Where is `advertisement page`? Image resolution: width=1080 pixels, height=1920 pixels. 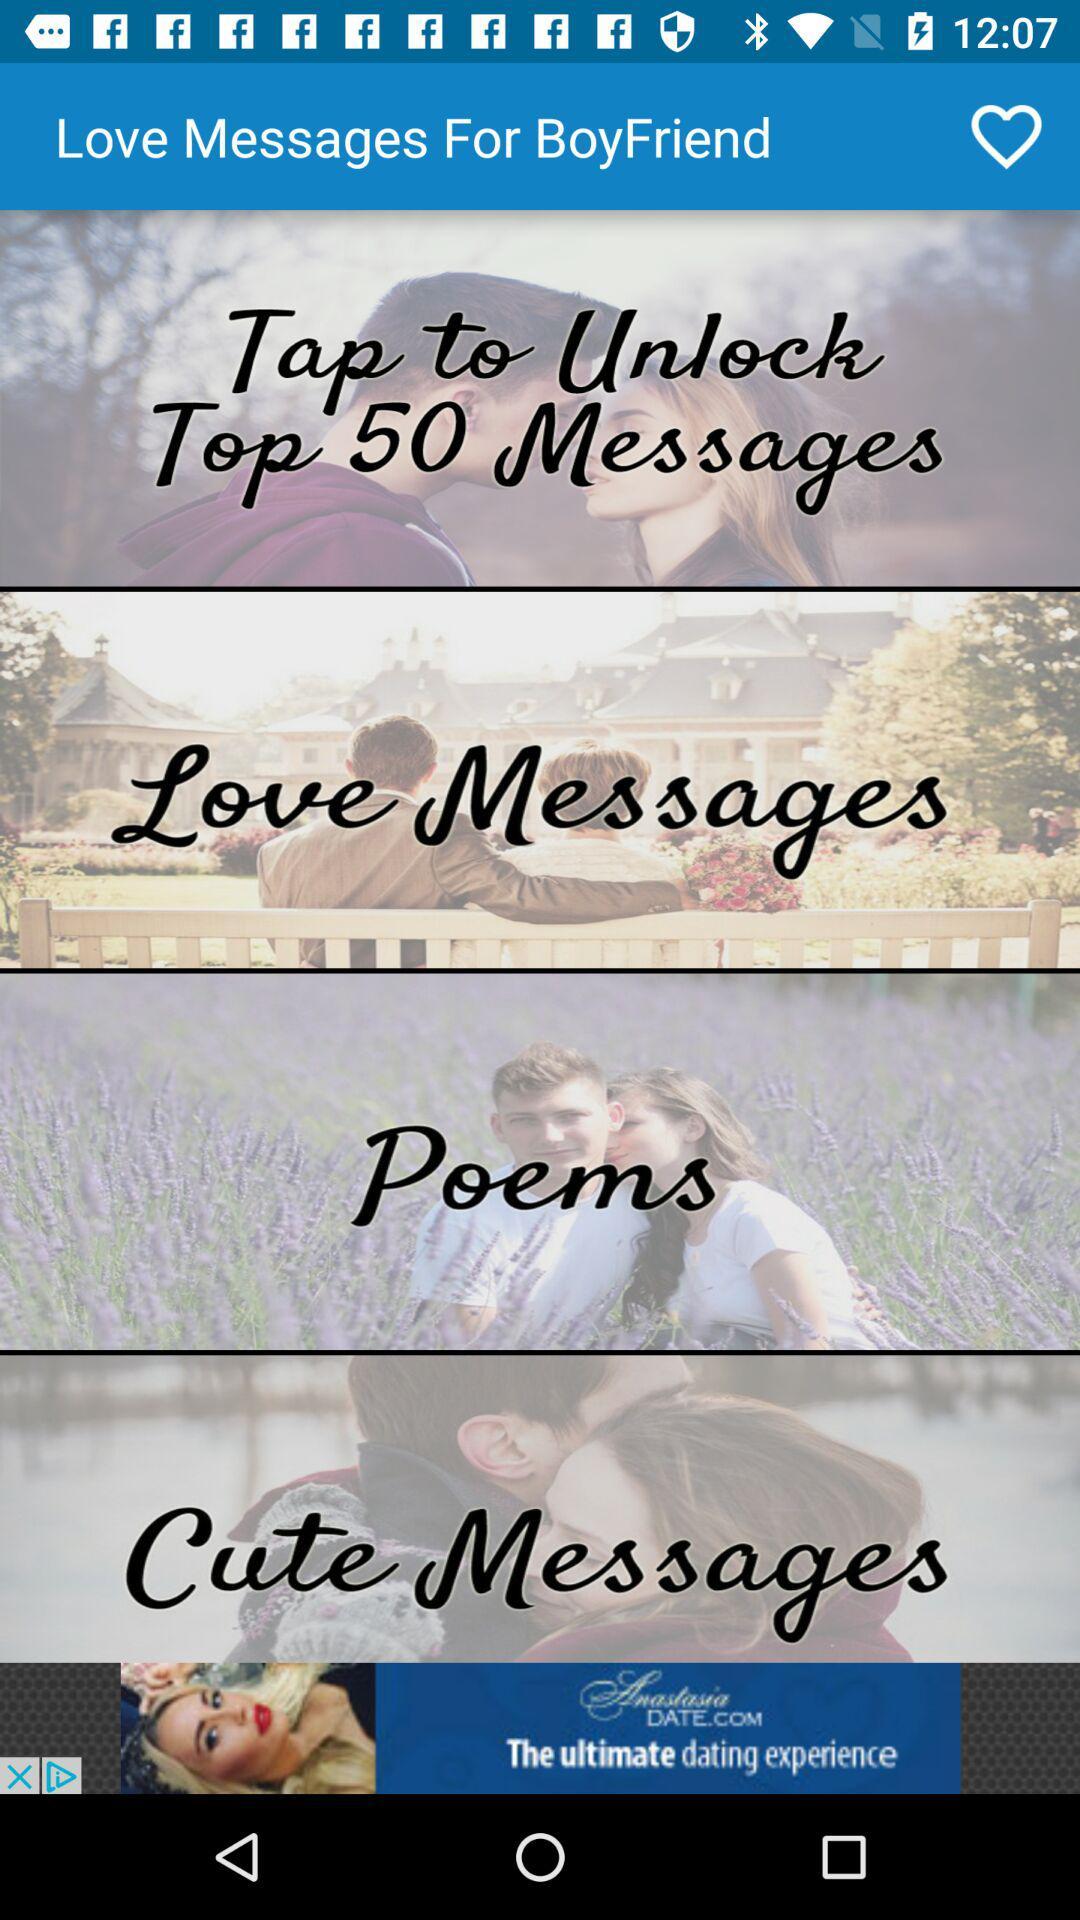 advertisement page is located at coordinates (540, 1727).